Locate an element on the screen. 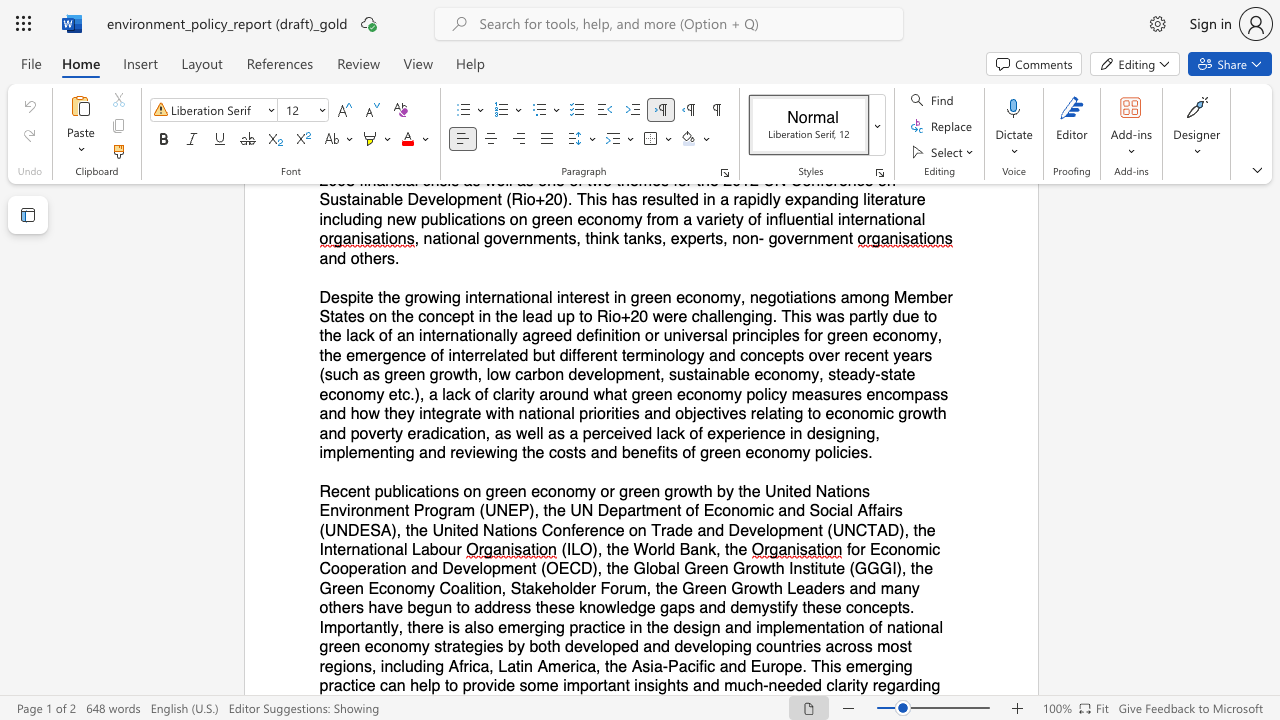 The height and width of the screenshot is (720, 1280). the subset text "ess these knowledge gaps and demystify these concepts. Importantly, there is also emerging practice in the design and implementation of national green economy strategies by both developed and developing countries across most regions, including Africa, Latin America, the Asia‐Pacific and Europe. This emerging practice can help" within the text "for Economic Cooperation and Development (OECD), the Global Green Growth Institute (GGGI), the Green Economy Coalition, Stakeholder Forum, the Green Growth Leaders and many others have begun to address these knowledge gaps and demystify these concepts. Importantly, there is also emerging practice in the design and implementation of national green economy strategies by both developed and developing countries across most regions, including Africa, Latin America, the Asia‐Pacific and Europe. This emerging practice can help to provide some important insights and much‐needed clarity" is located at coordinates (506, 607).